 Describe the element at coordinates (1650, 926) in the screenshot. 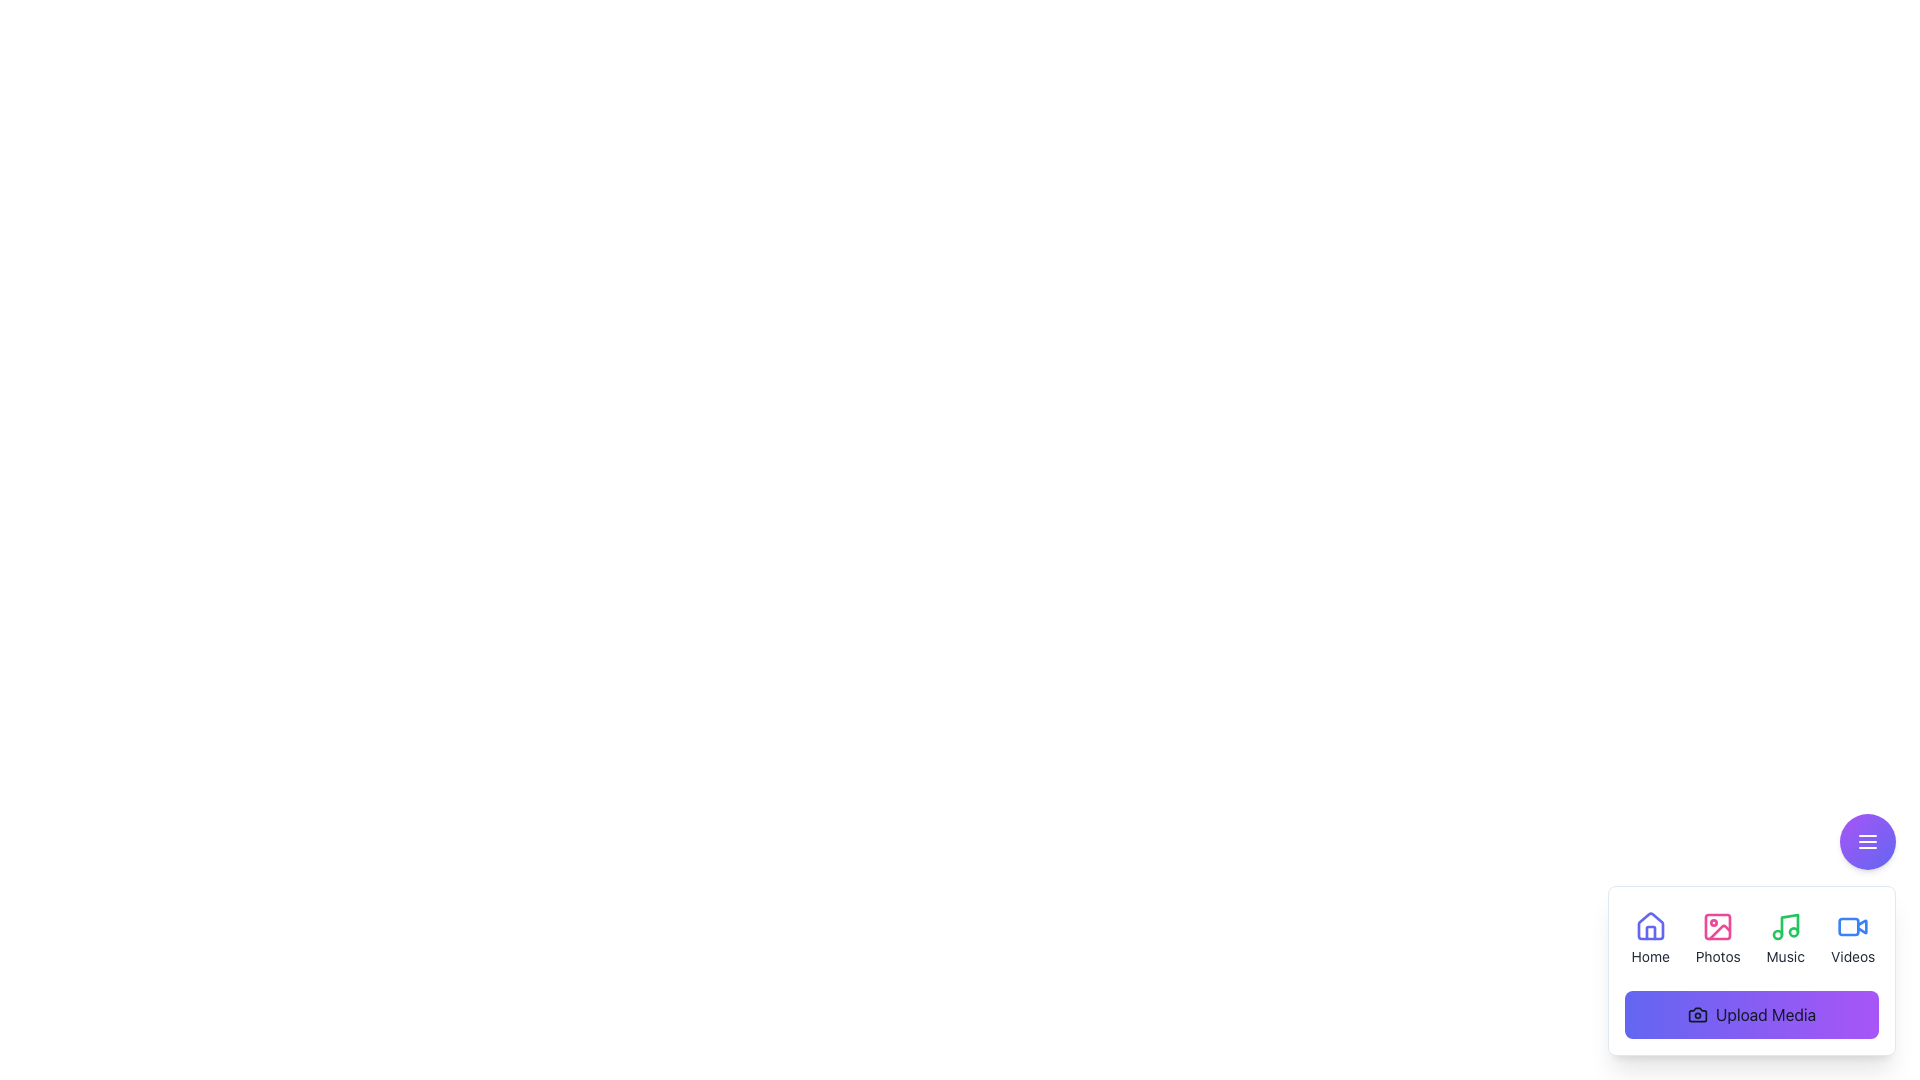

I see `the stylized house icon rendered in indigo color` at that location.